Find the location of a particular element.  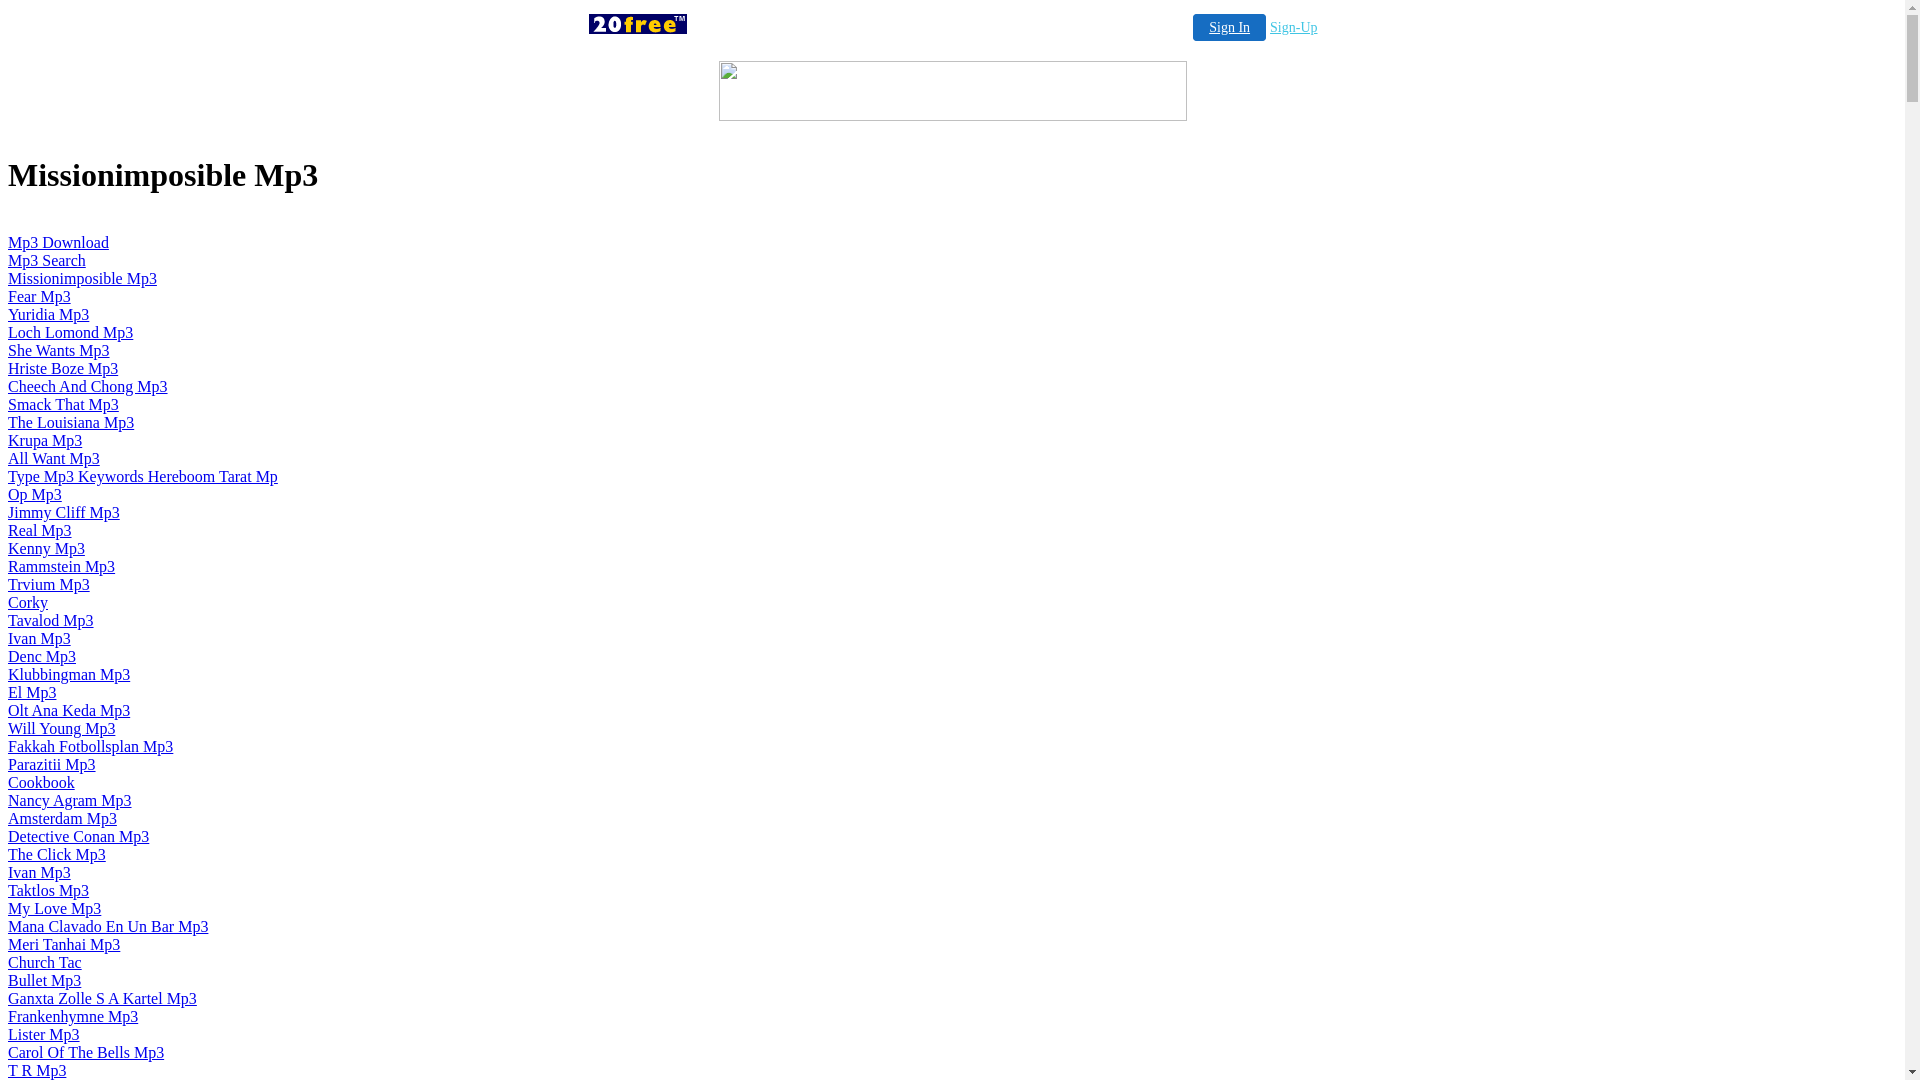

'Mp3 Search' is located at coordinates (47, 259).